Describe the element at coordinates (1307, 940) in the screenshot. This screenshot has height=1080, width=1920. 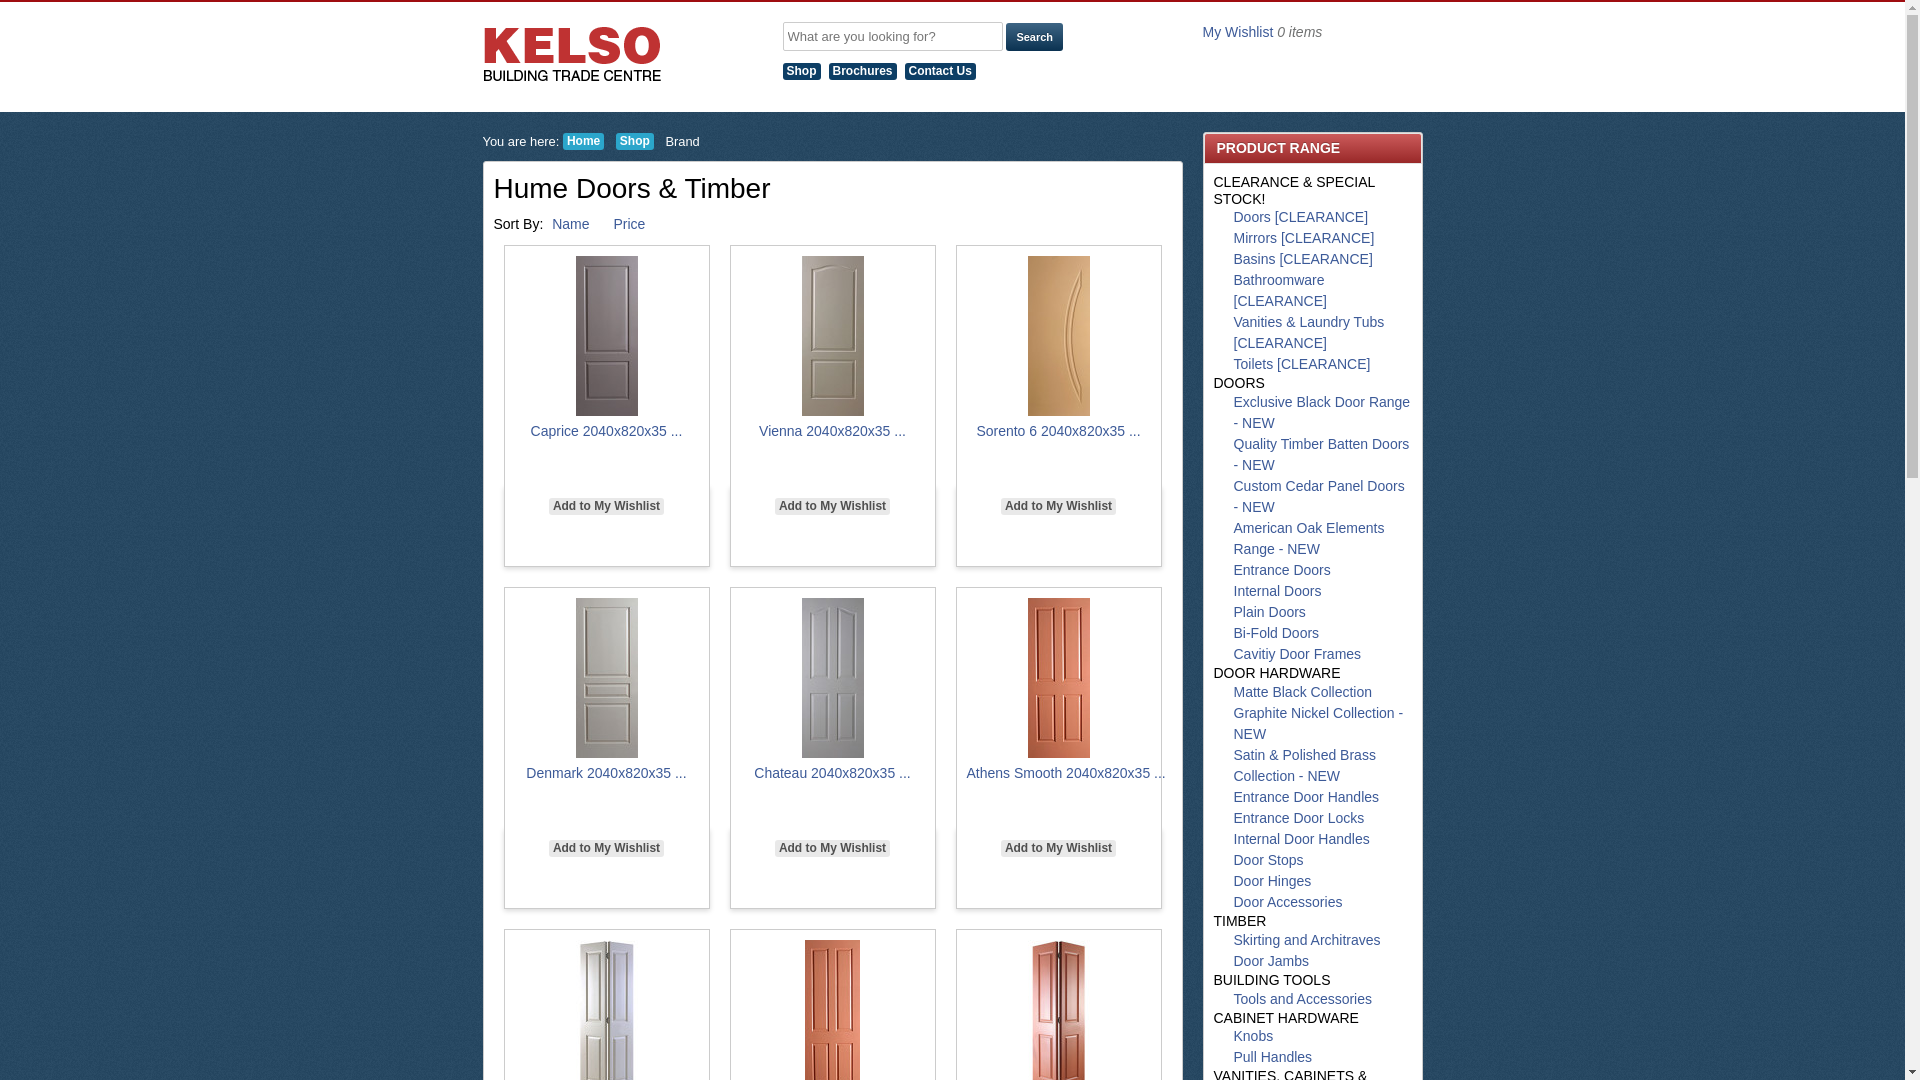
I see `'Skirting and Architraves'` at that location.